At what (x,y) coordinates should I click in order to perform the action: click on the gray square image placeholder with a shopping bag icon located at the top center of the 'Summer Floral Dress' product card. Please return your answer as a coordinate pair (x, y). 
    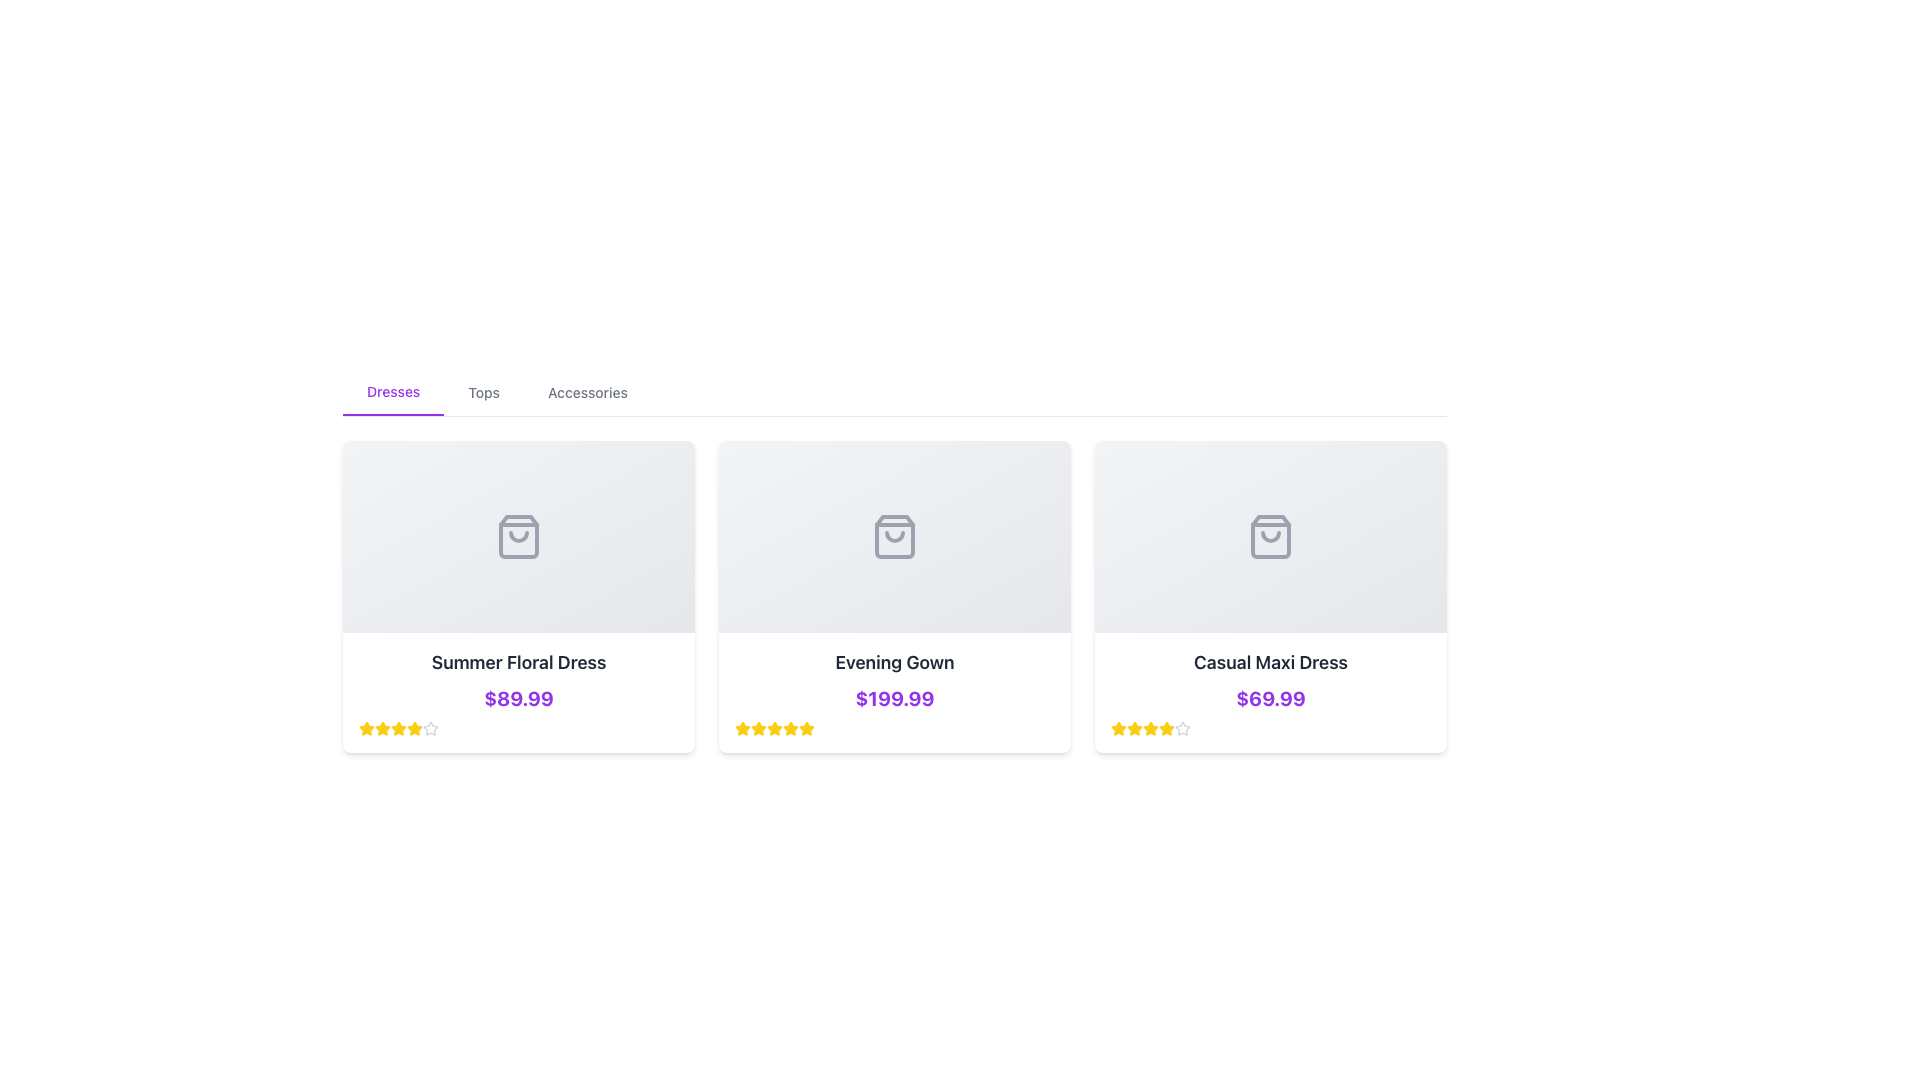
    Looking at the image, I should click on (518, 535).